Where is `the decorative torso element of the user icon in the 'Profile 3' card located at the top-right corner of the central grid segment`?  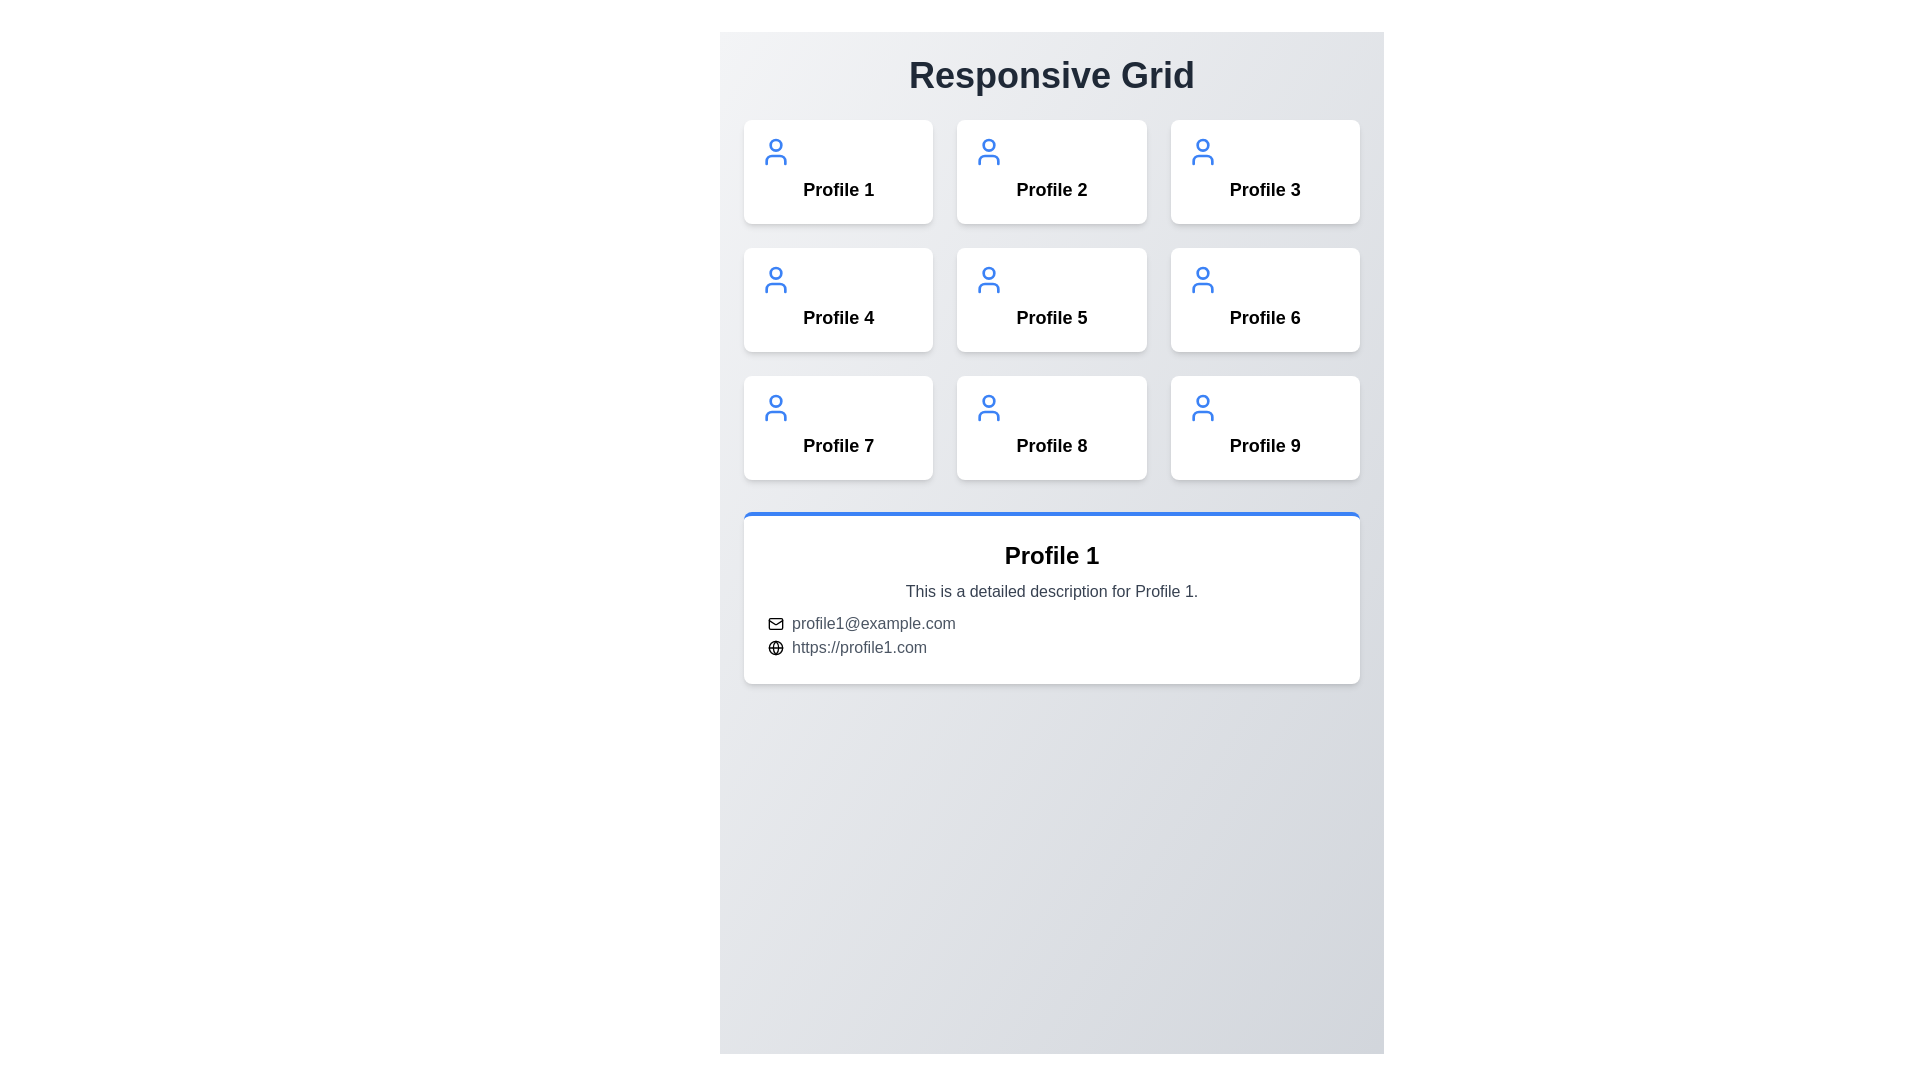 the decorative torso element of the user icon in the 'Profile 3' card located at the top-right corner of the central grid segment is located at coordinates (1201, 158).